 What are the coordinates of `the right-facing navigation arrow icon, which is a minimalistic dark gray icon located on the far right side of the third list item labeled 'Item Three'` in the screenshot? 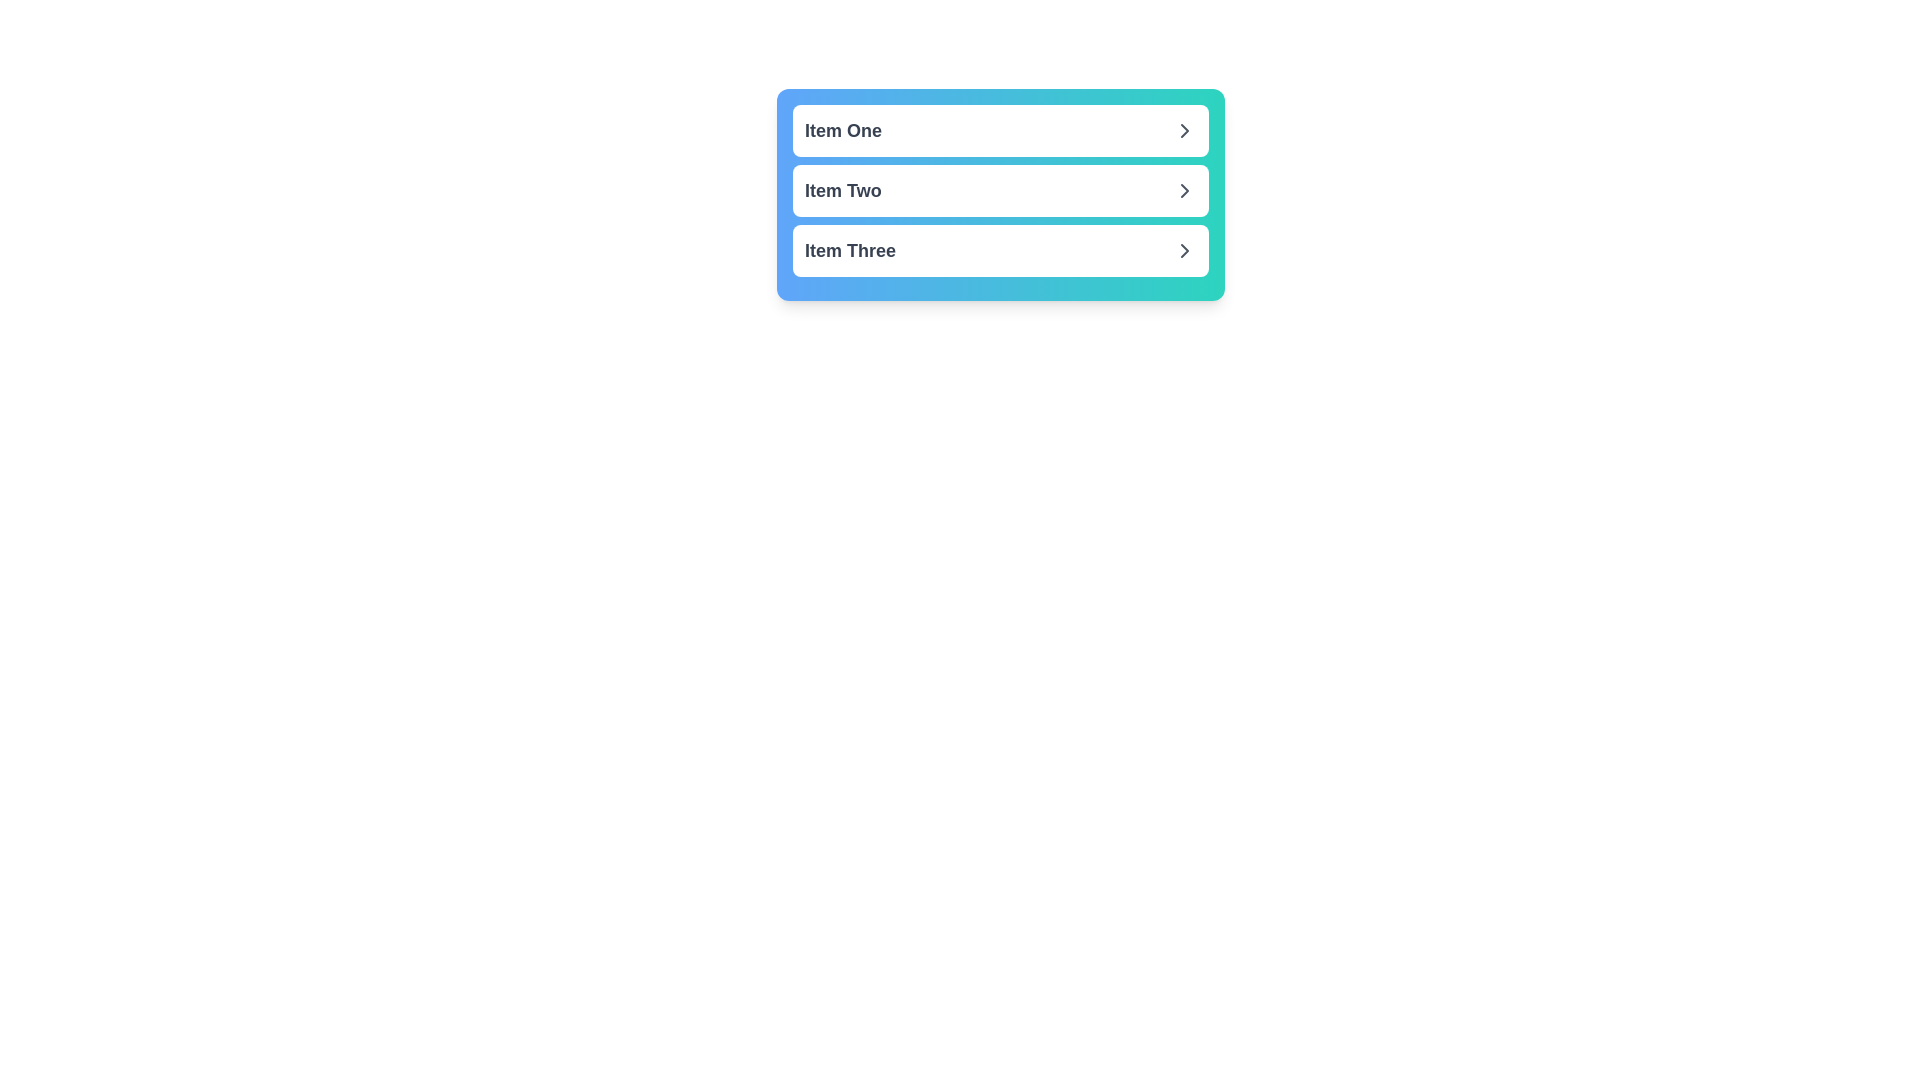 It's located at (1185, 249).